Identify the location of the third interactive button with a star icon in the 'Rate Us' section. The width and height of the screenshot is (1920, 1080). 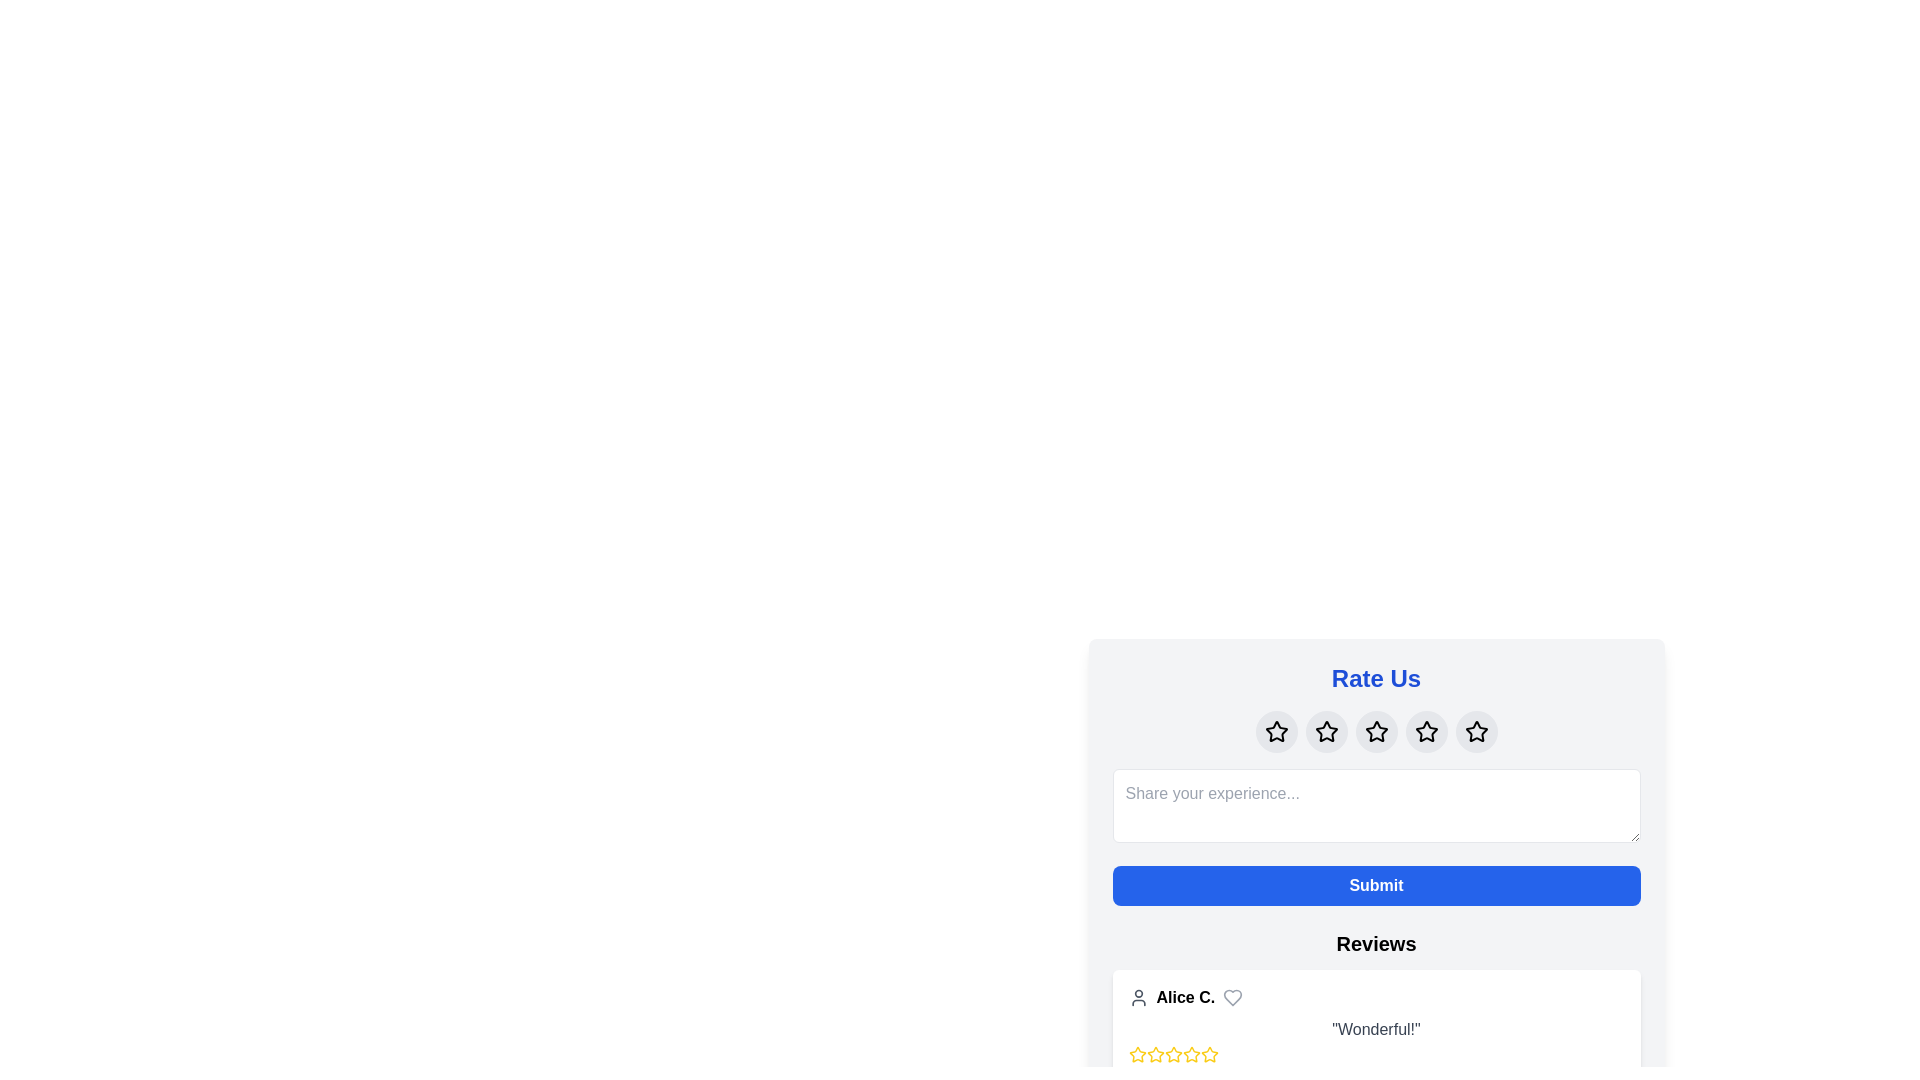
(1326, 732).